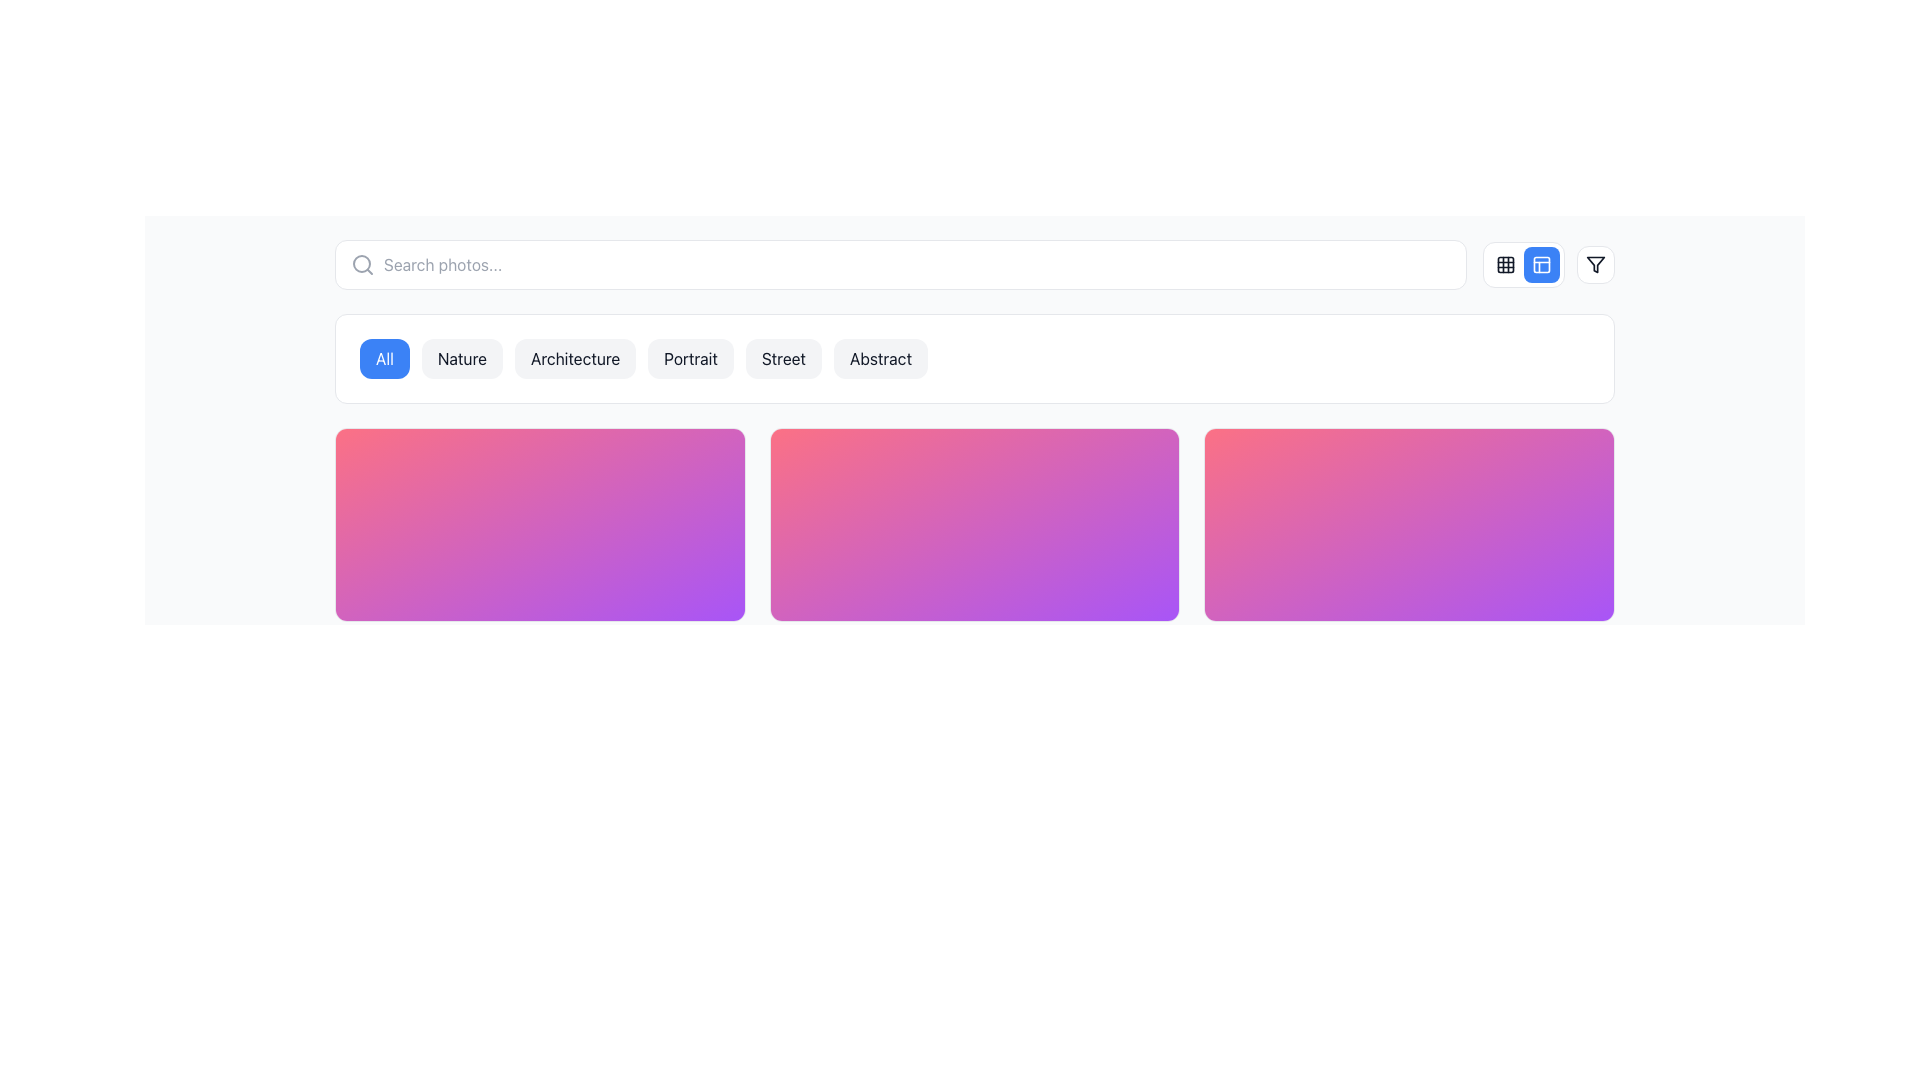  What do you see at coordinates (1408, 523) in the screenshot?
I see `the third clickable card in the upper right section of the interface` at bounding box center [1408, 523].